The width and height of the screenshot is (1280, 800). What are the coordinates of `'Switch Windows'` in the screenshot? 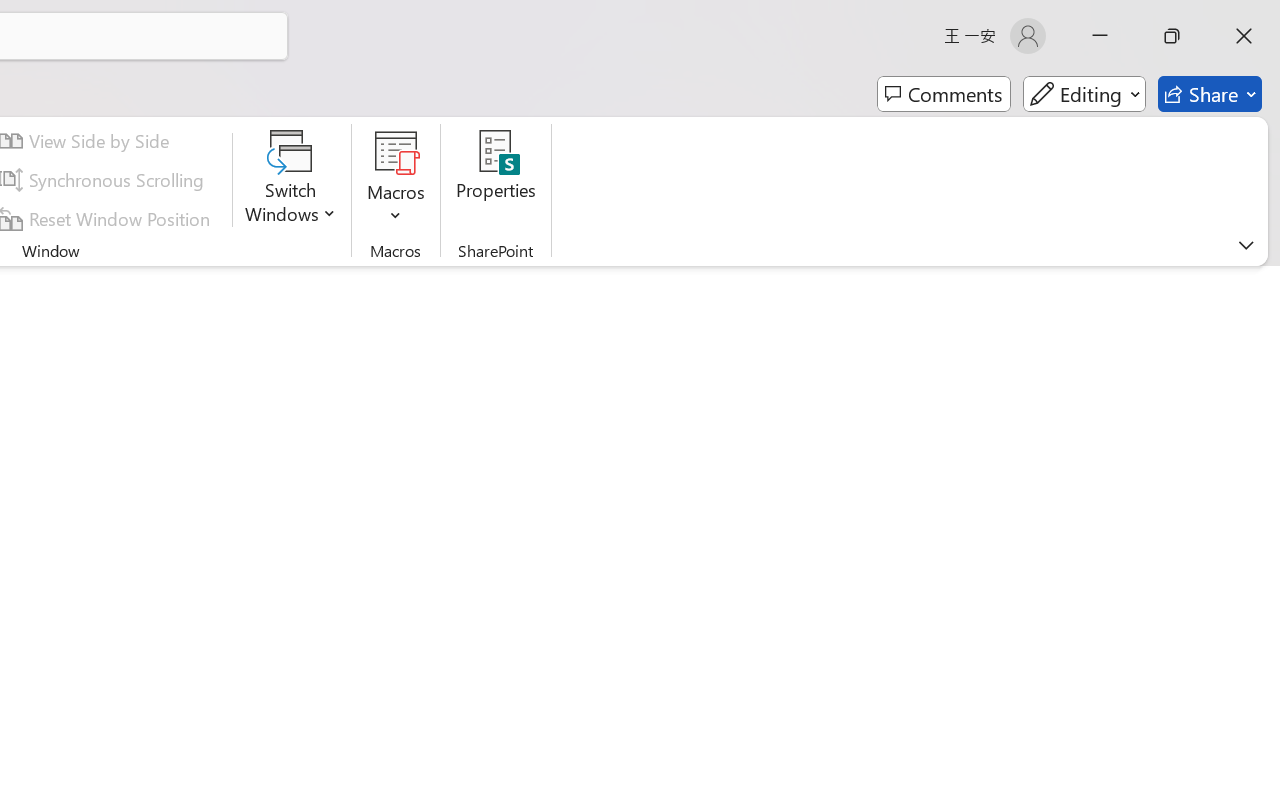 It's located at (290, 179).